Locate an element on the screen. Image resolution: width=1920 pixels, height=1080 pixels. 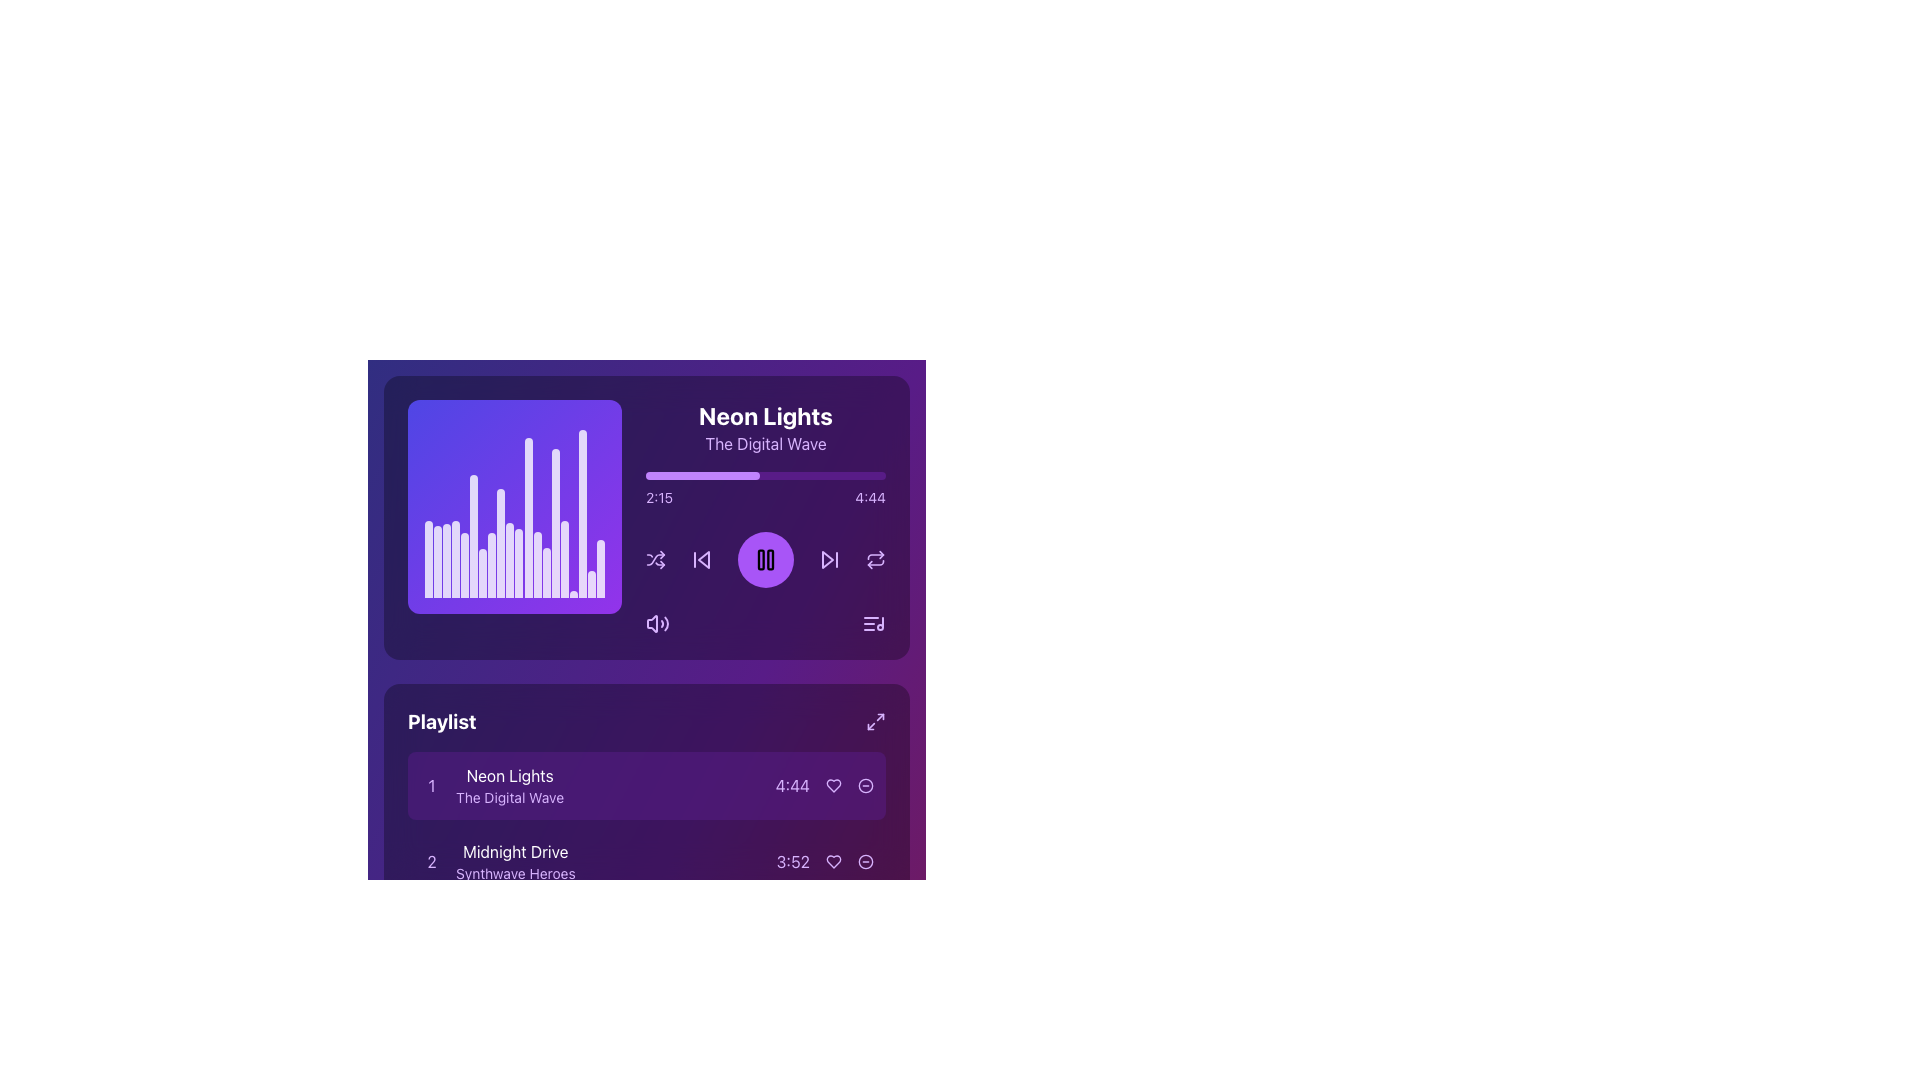
the static text label displaying 'Midnight Drive' and 'Synthwave Heroes', which is the second item in the playlist section of the UI is located at coordinates (515, 860).